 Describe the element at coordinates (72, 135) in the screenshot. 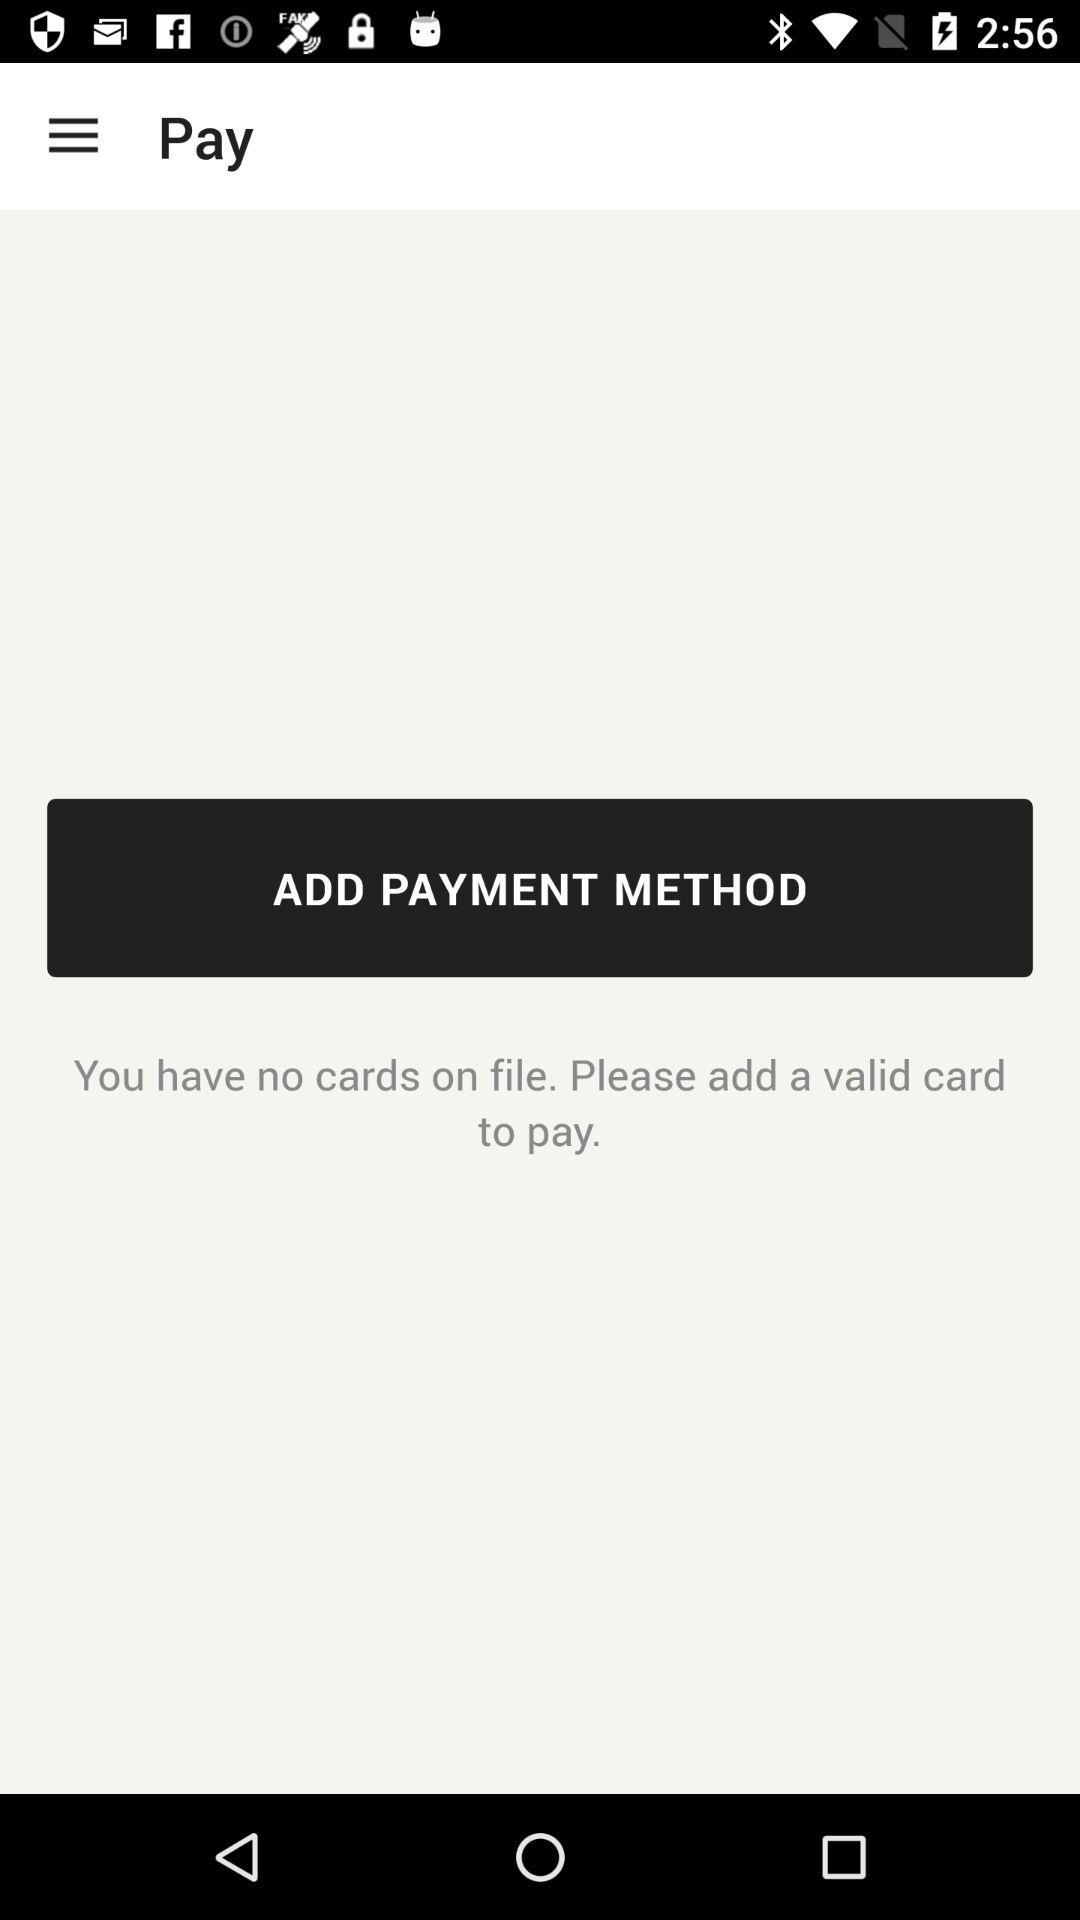

I see `the app next to the pay icon` at that location.